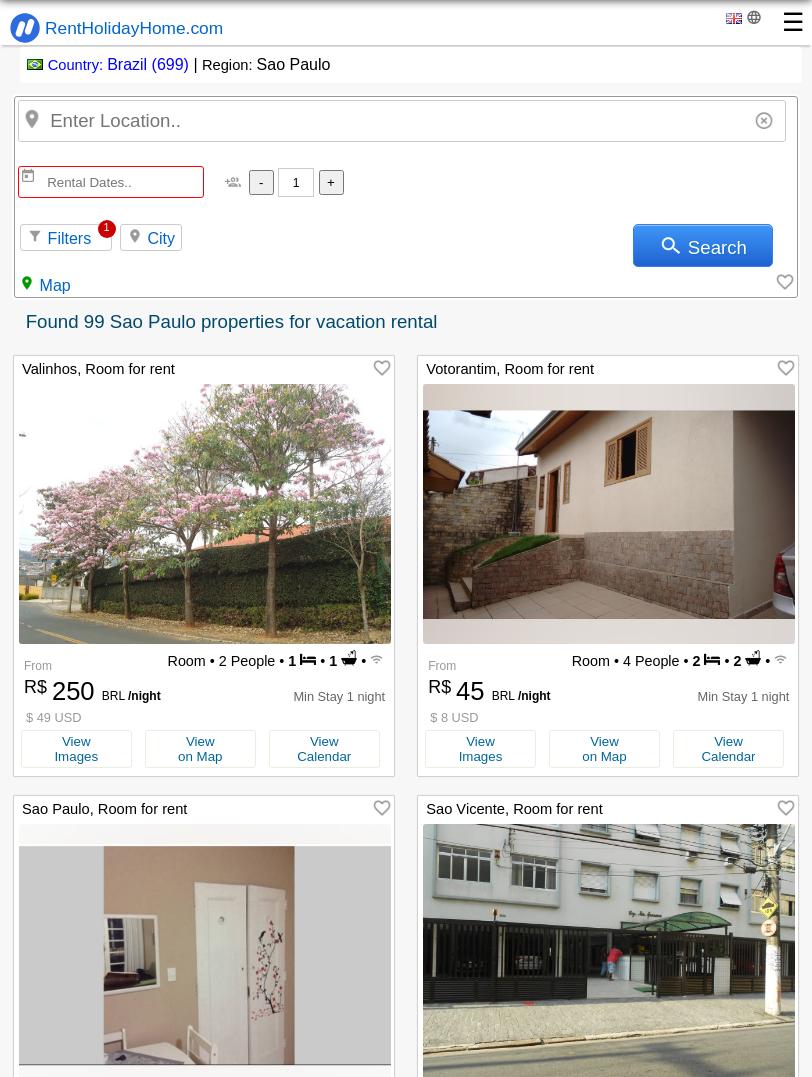 This screenshot has height=1077, width=812. Describe the element at coordinates (213, 660) in the screenshot. I see `'2 People
•'` at that location.